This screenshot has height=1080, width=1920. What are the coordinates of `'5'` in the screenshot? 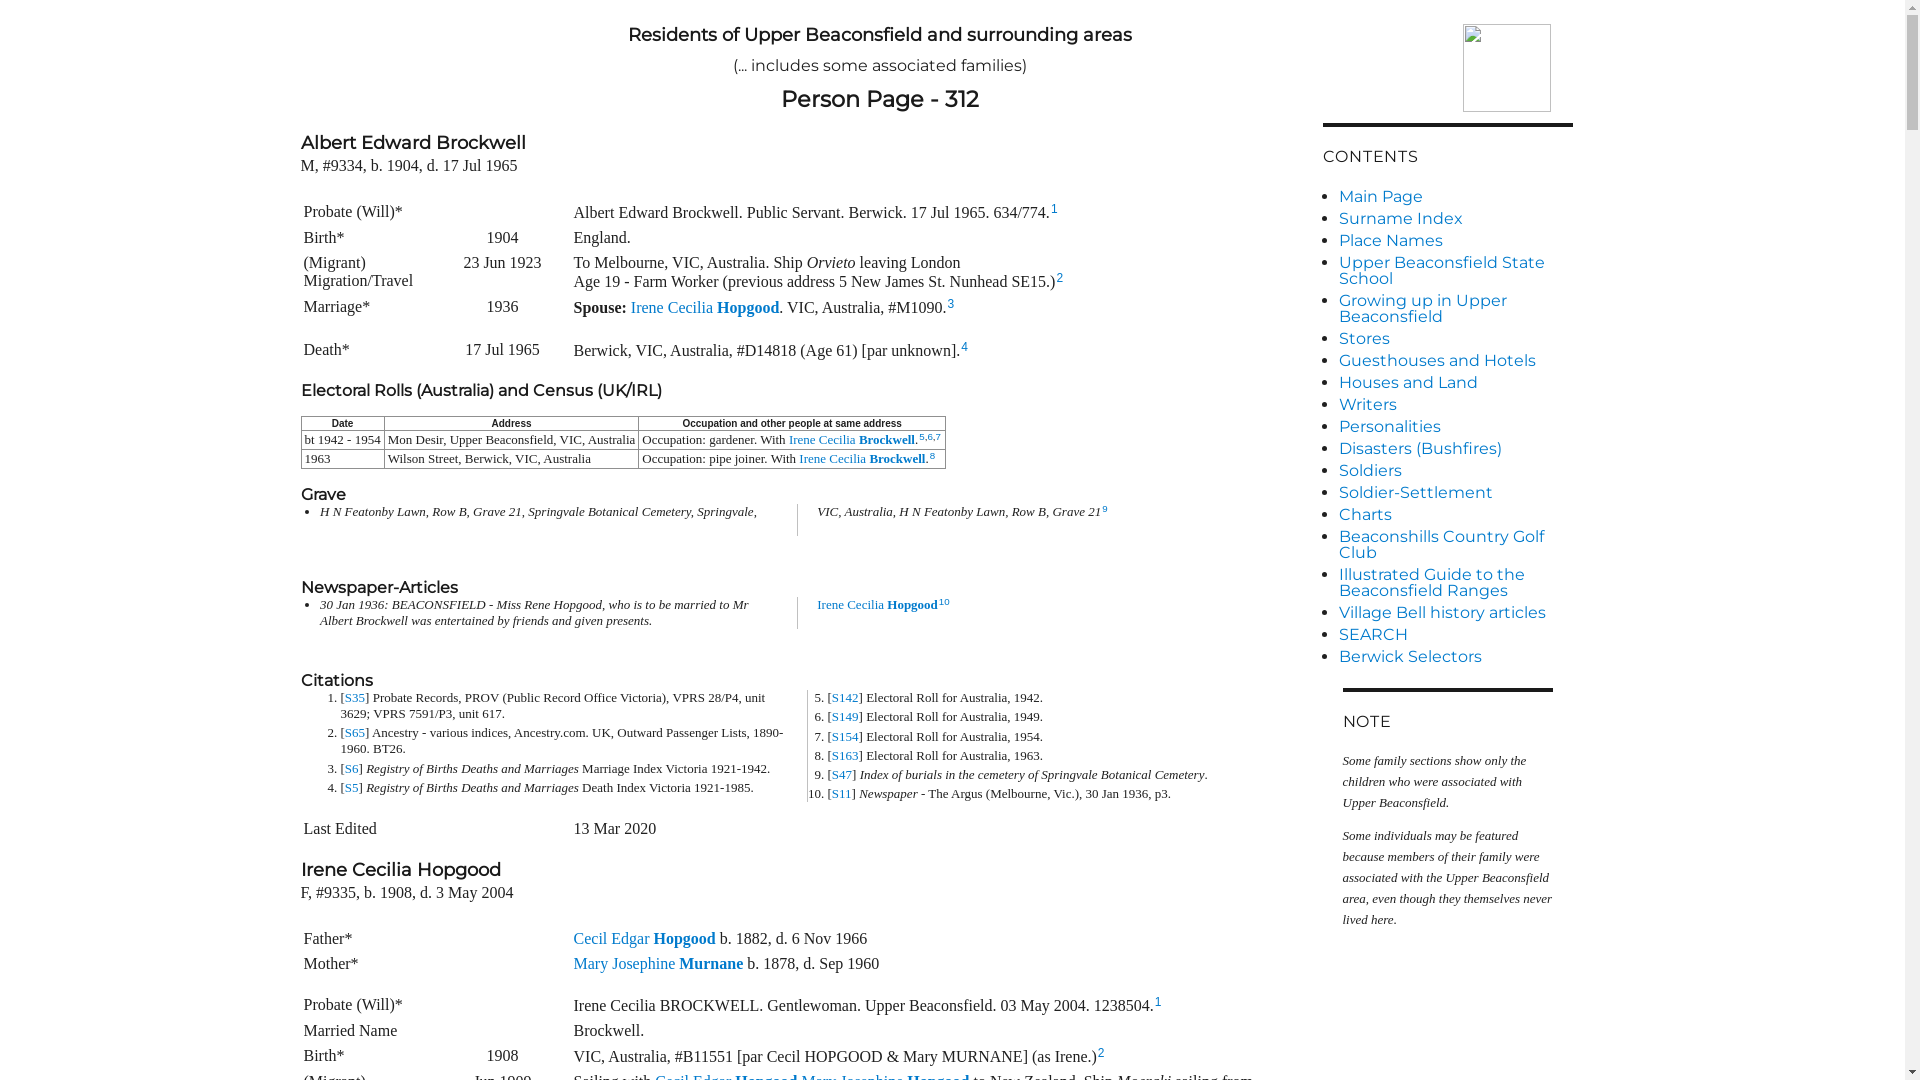 It's located at (920, 435).